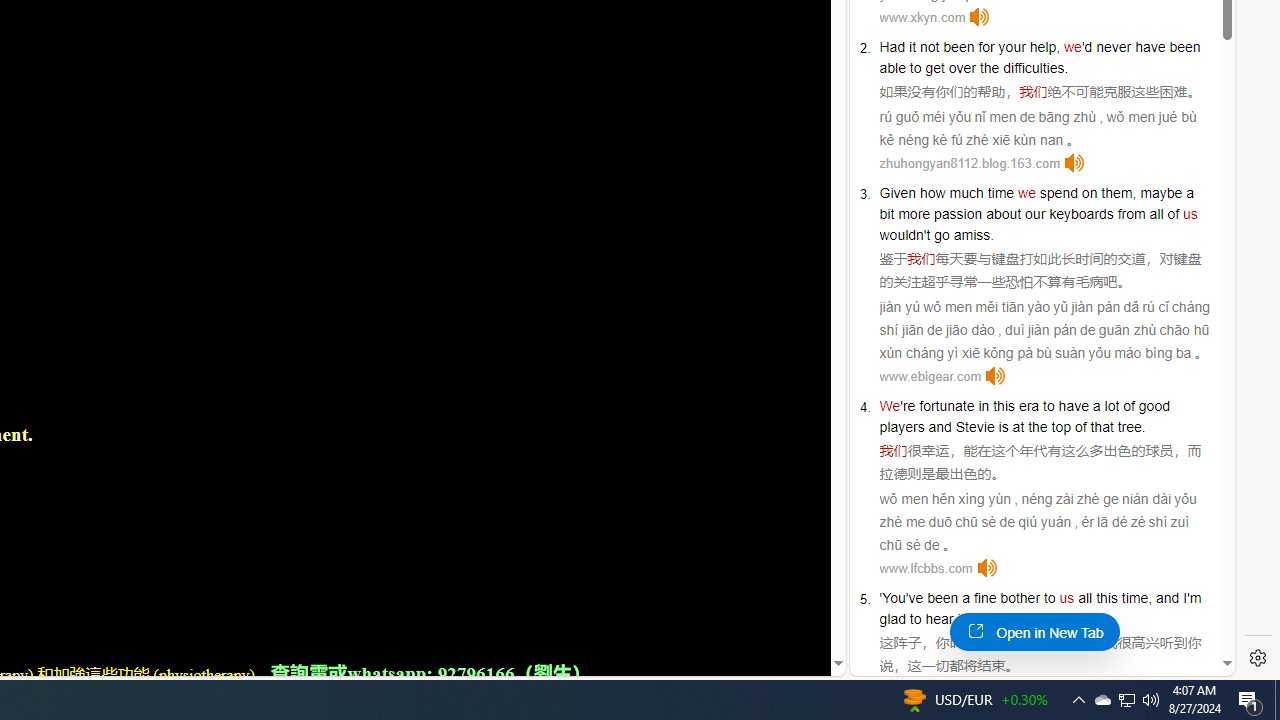 This screenshot has height=720, width=1280. What do you see at coordinates (889, 405) in the screenshot?
I see `'We'` at bounding box center [889, 405].